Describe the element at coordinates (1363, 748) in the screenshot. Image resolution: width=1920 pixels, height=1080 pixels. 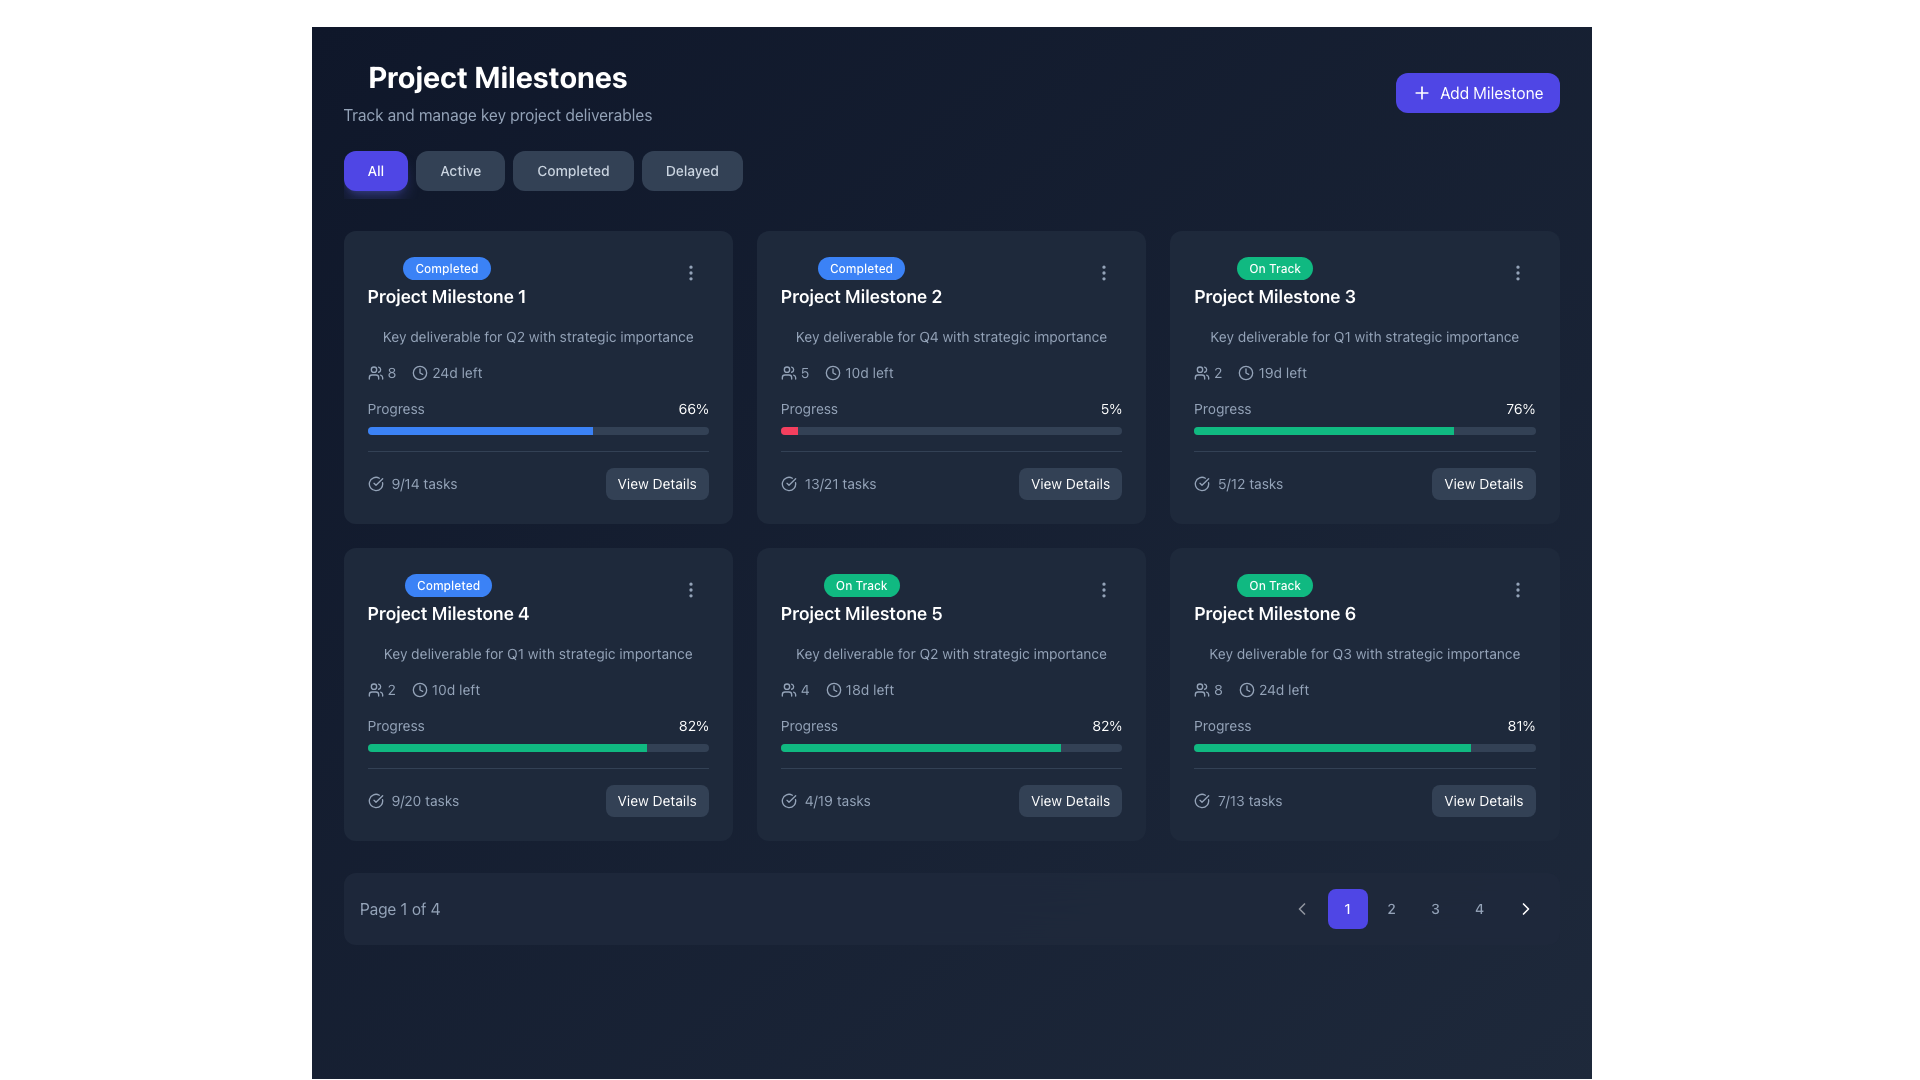
I see `progress bar located below the 'Progress' label in the 'Project Milestone 6' card, which shows a filled green segment indicating 81% completion` at that location.